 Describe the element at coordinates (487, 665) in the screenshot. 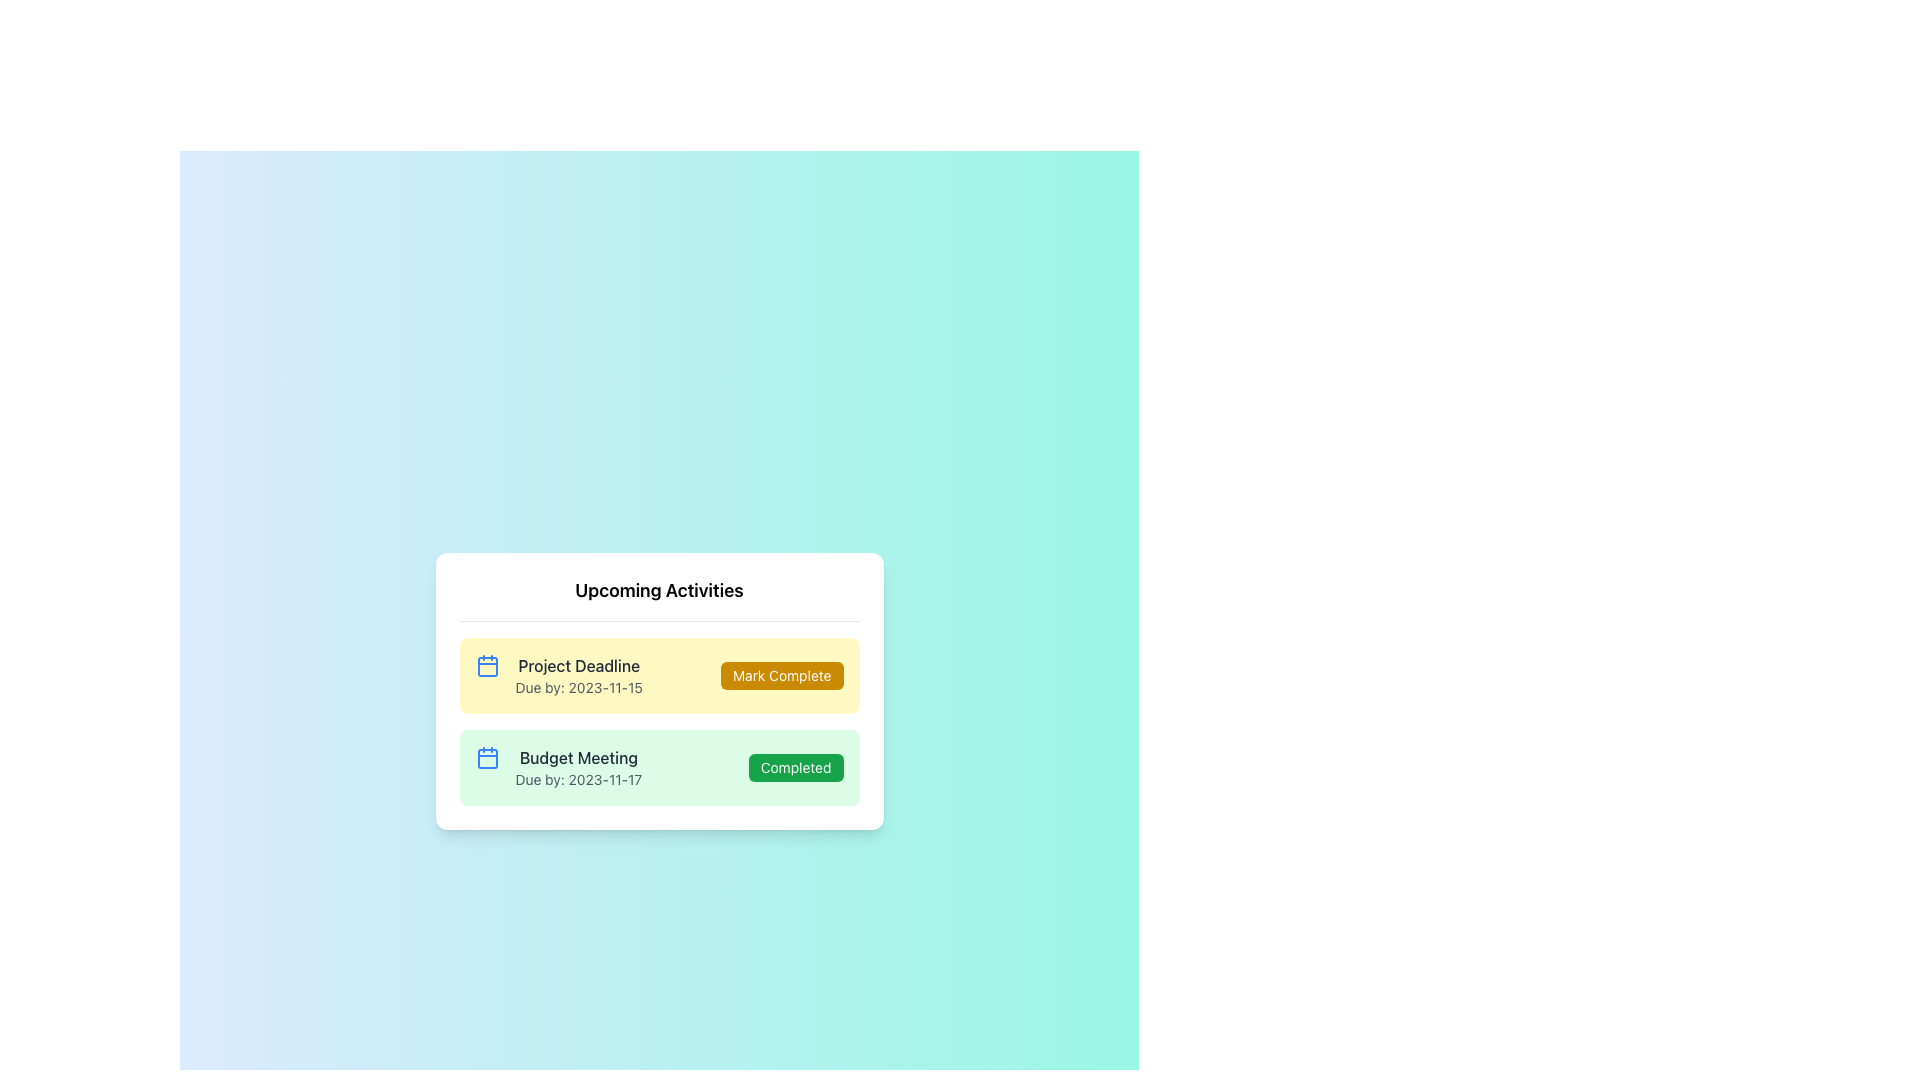

I see `the calendar icon located in the 'Upcoming Activities' section, which is positioned to the left of the text 'Project Deadline'` at that location.